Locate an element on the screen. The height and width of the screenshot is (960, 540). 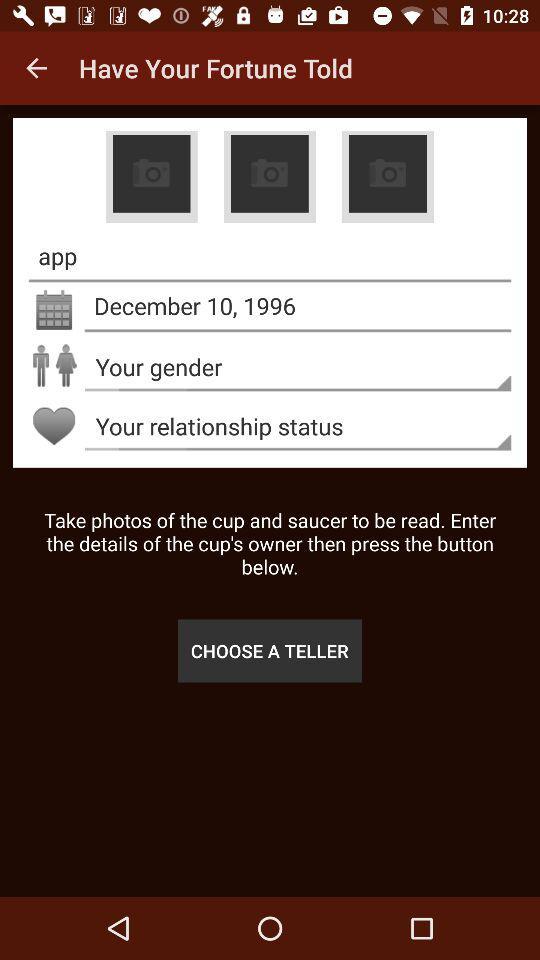
a photo is located at coordinates (269, 176).